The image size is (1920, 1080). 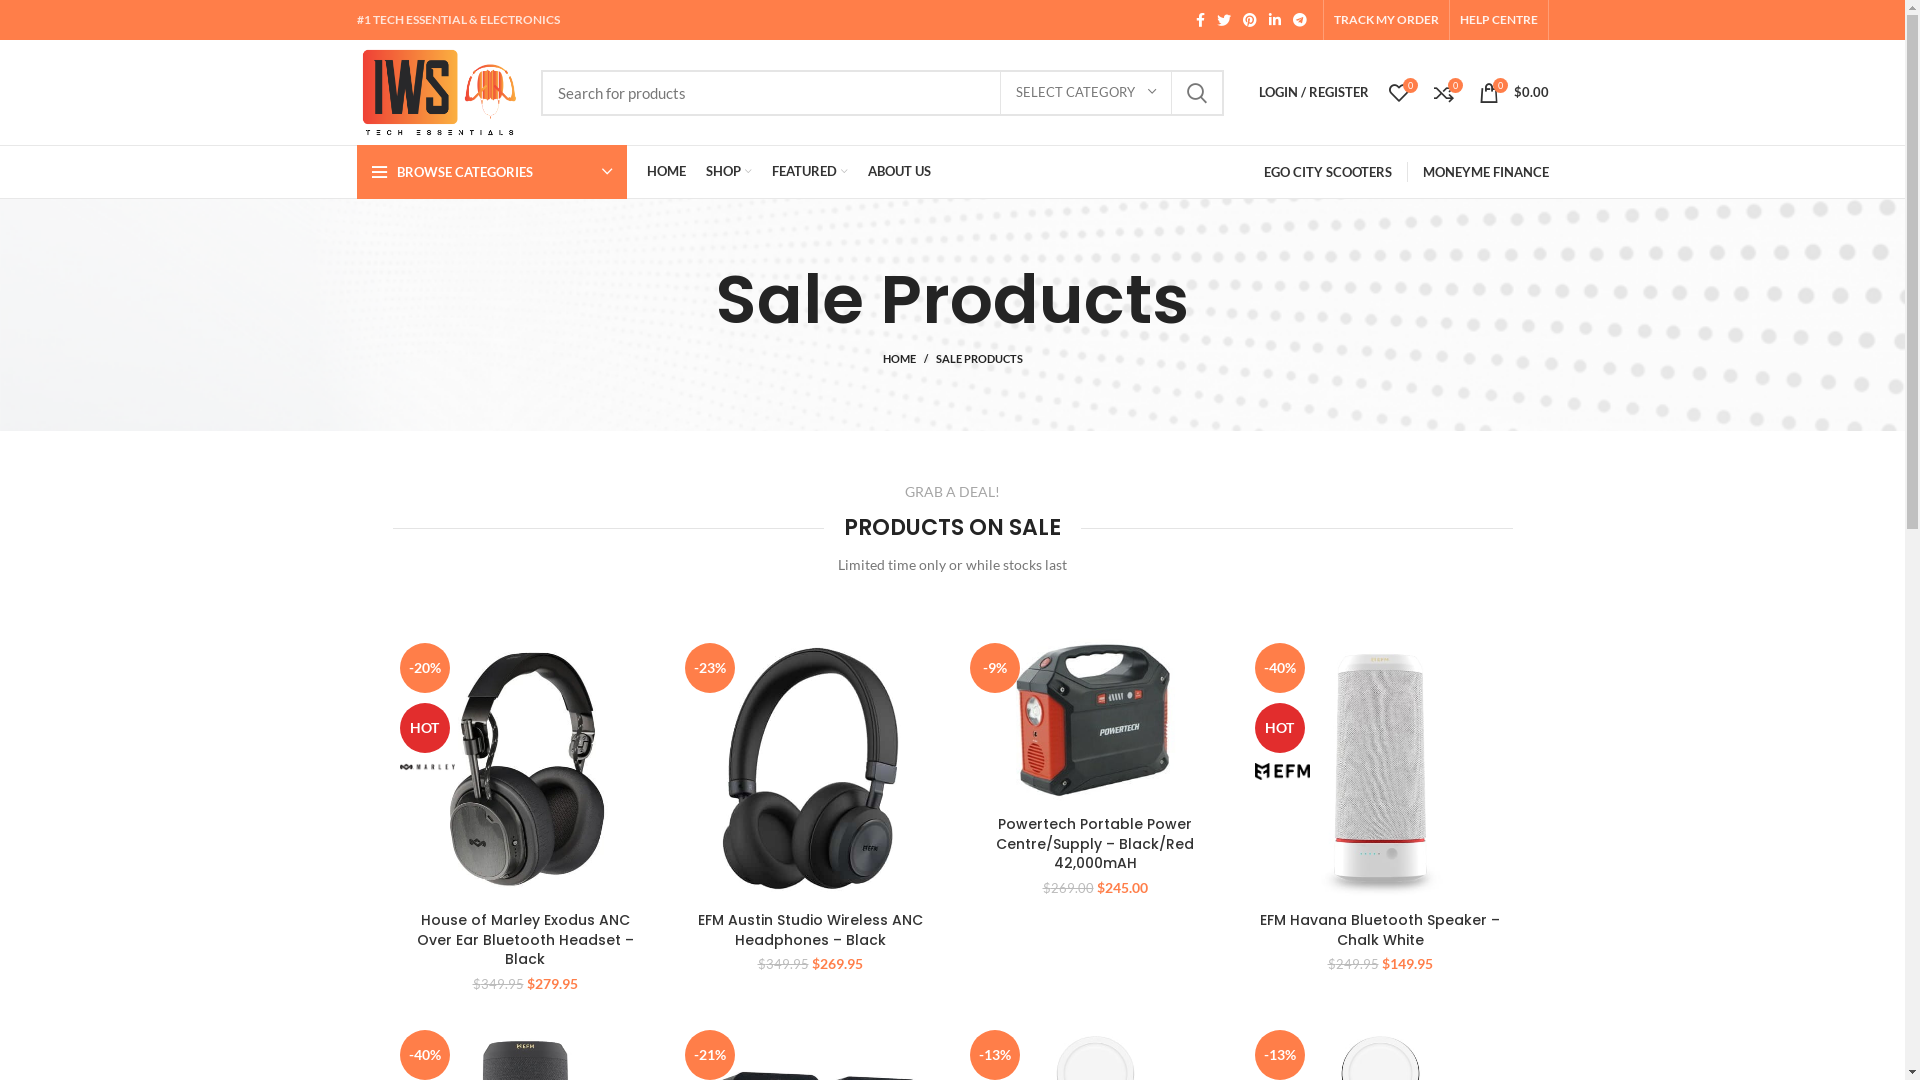 What do you see at coordinates (1252, 770) in the screenshot?
I see `'efm'` at bounding box center [1252, 770].